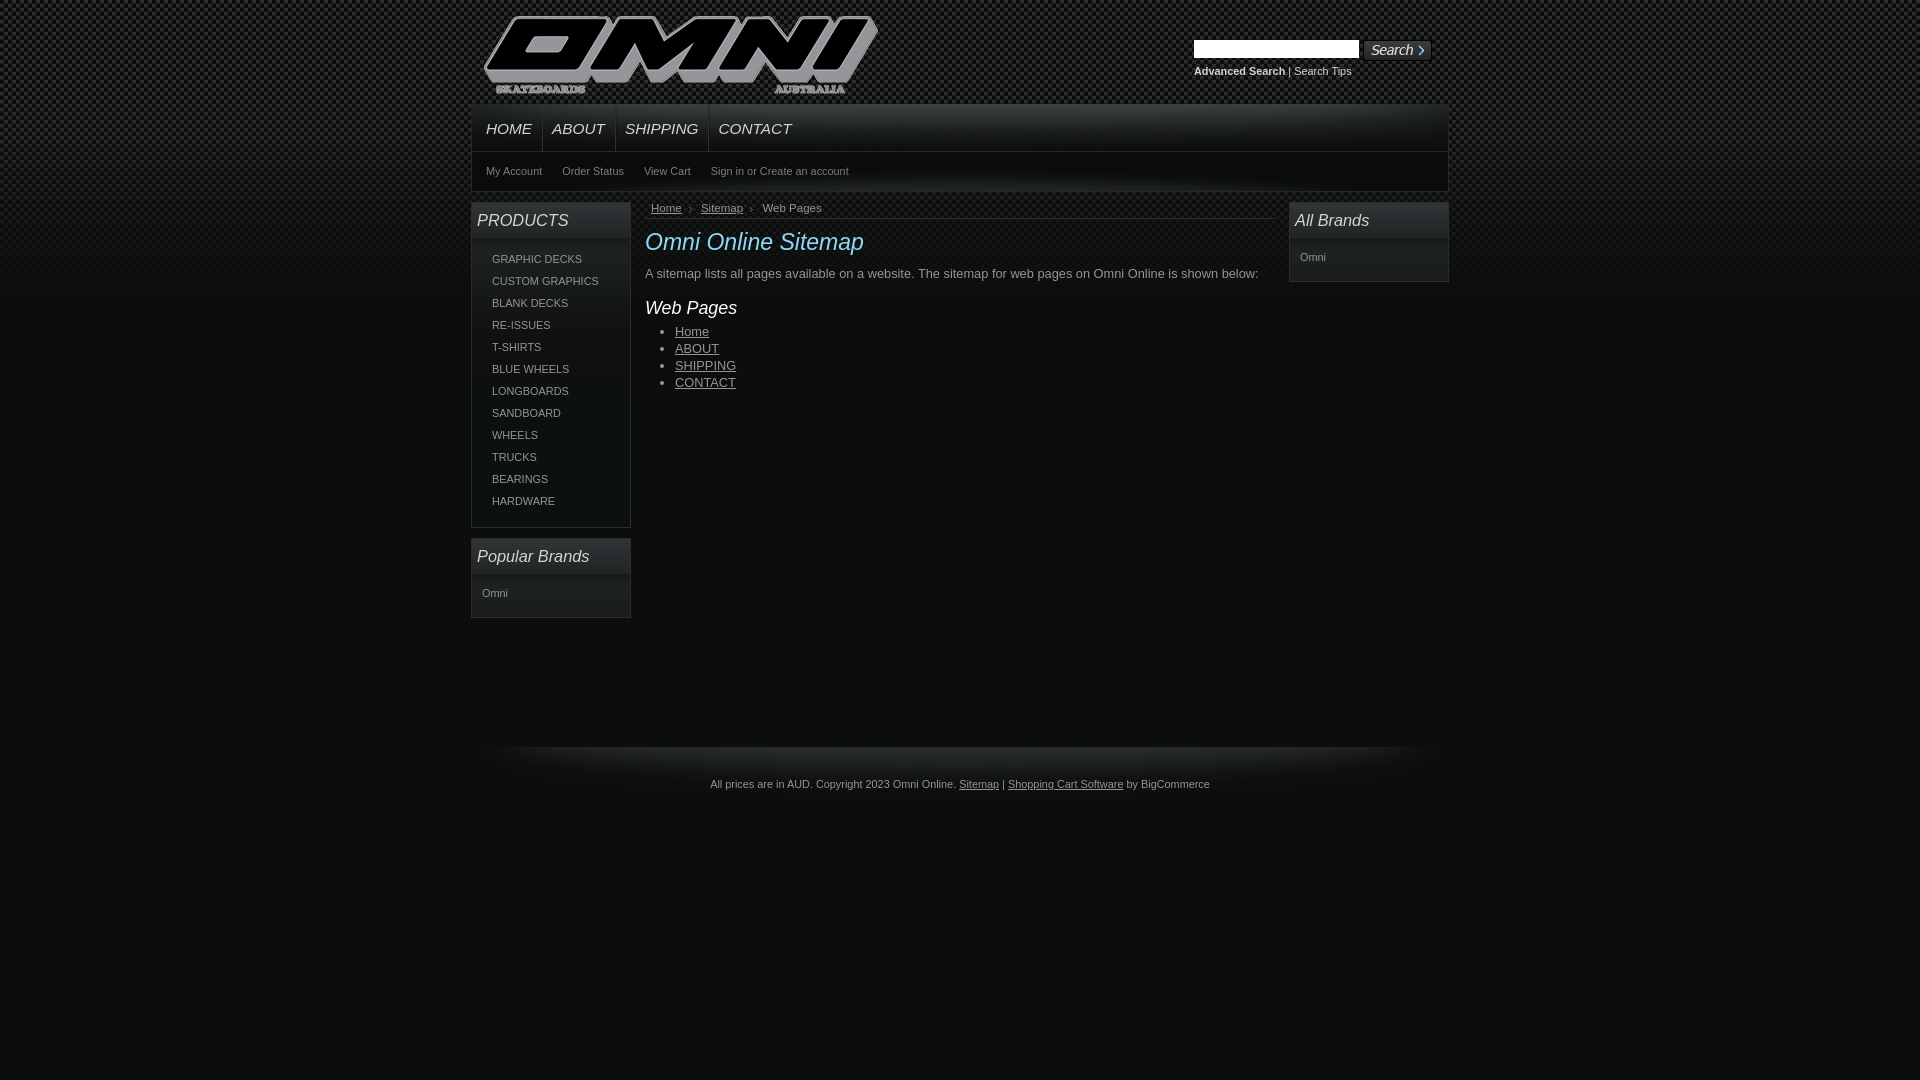  I want to click on 'CUSTOM GRAPHICS', so click(481, 281).